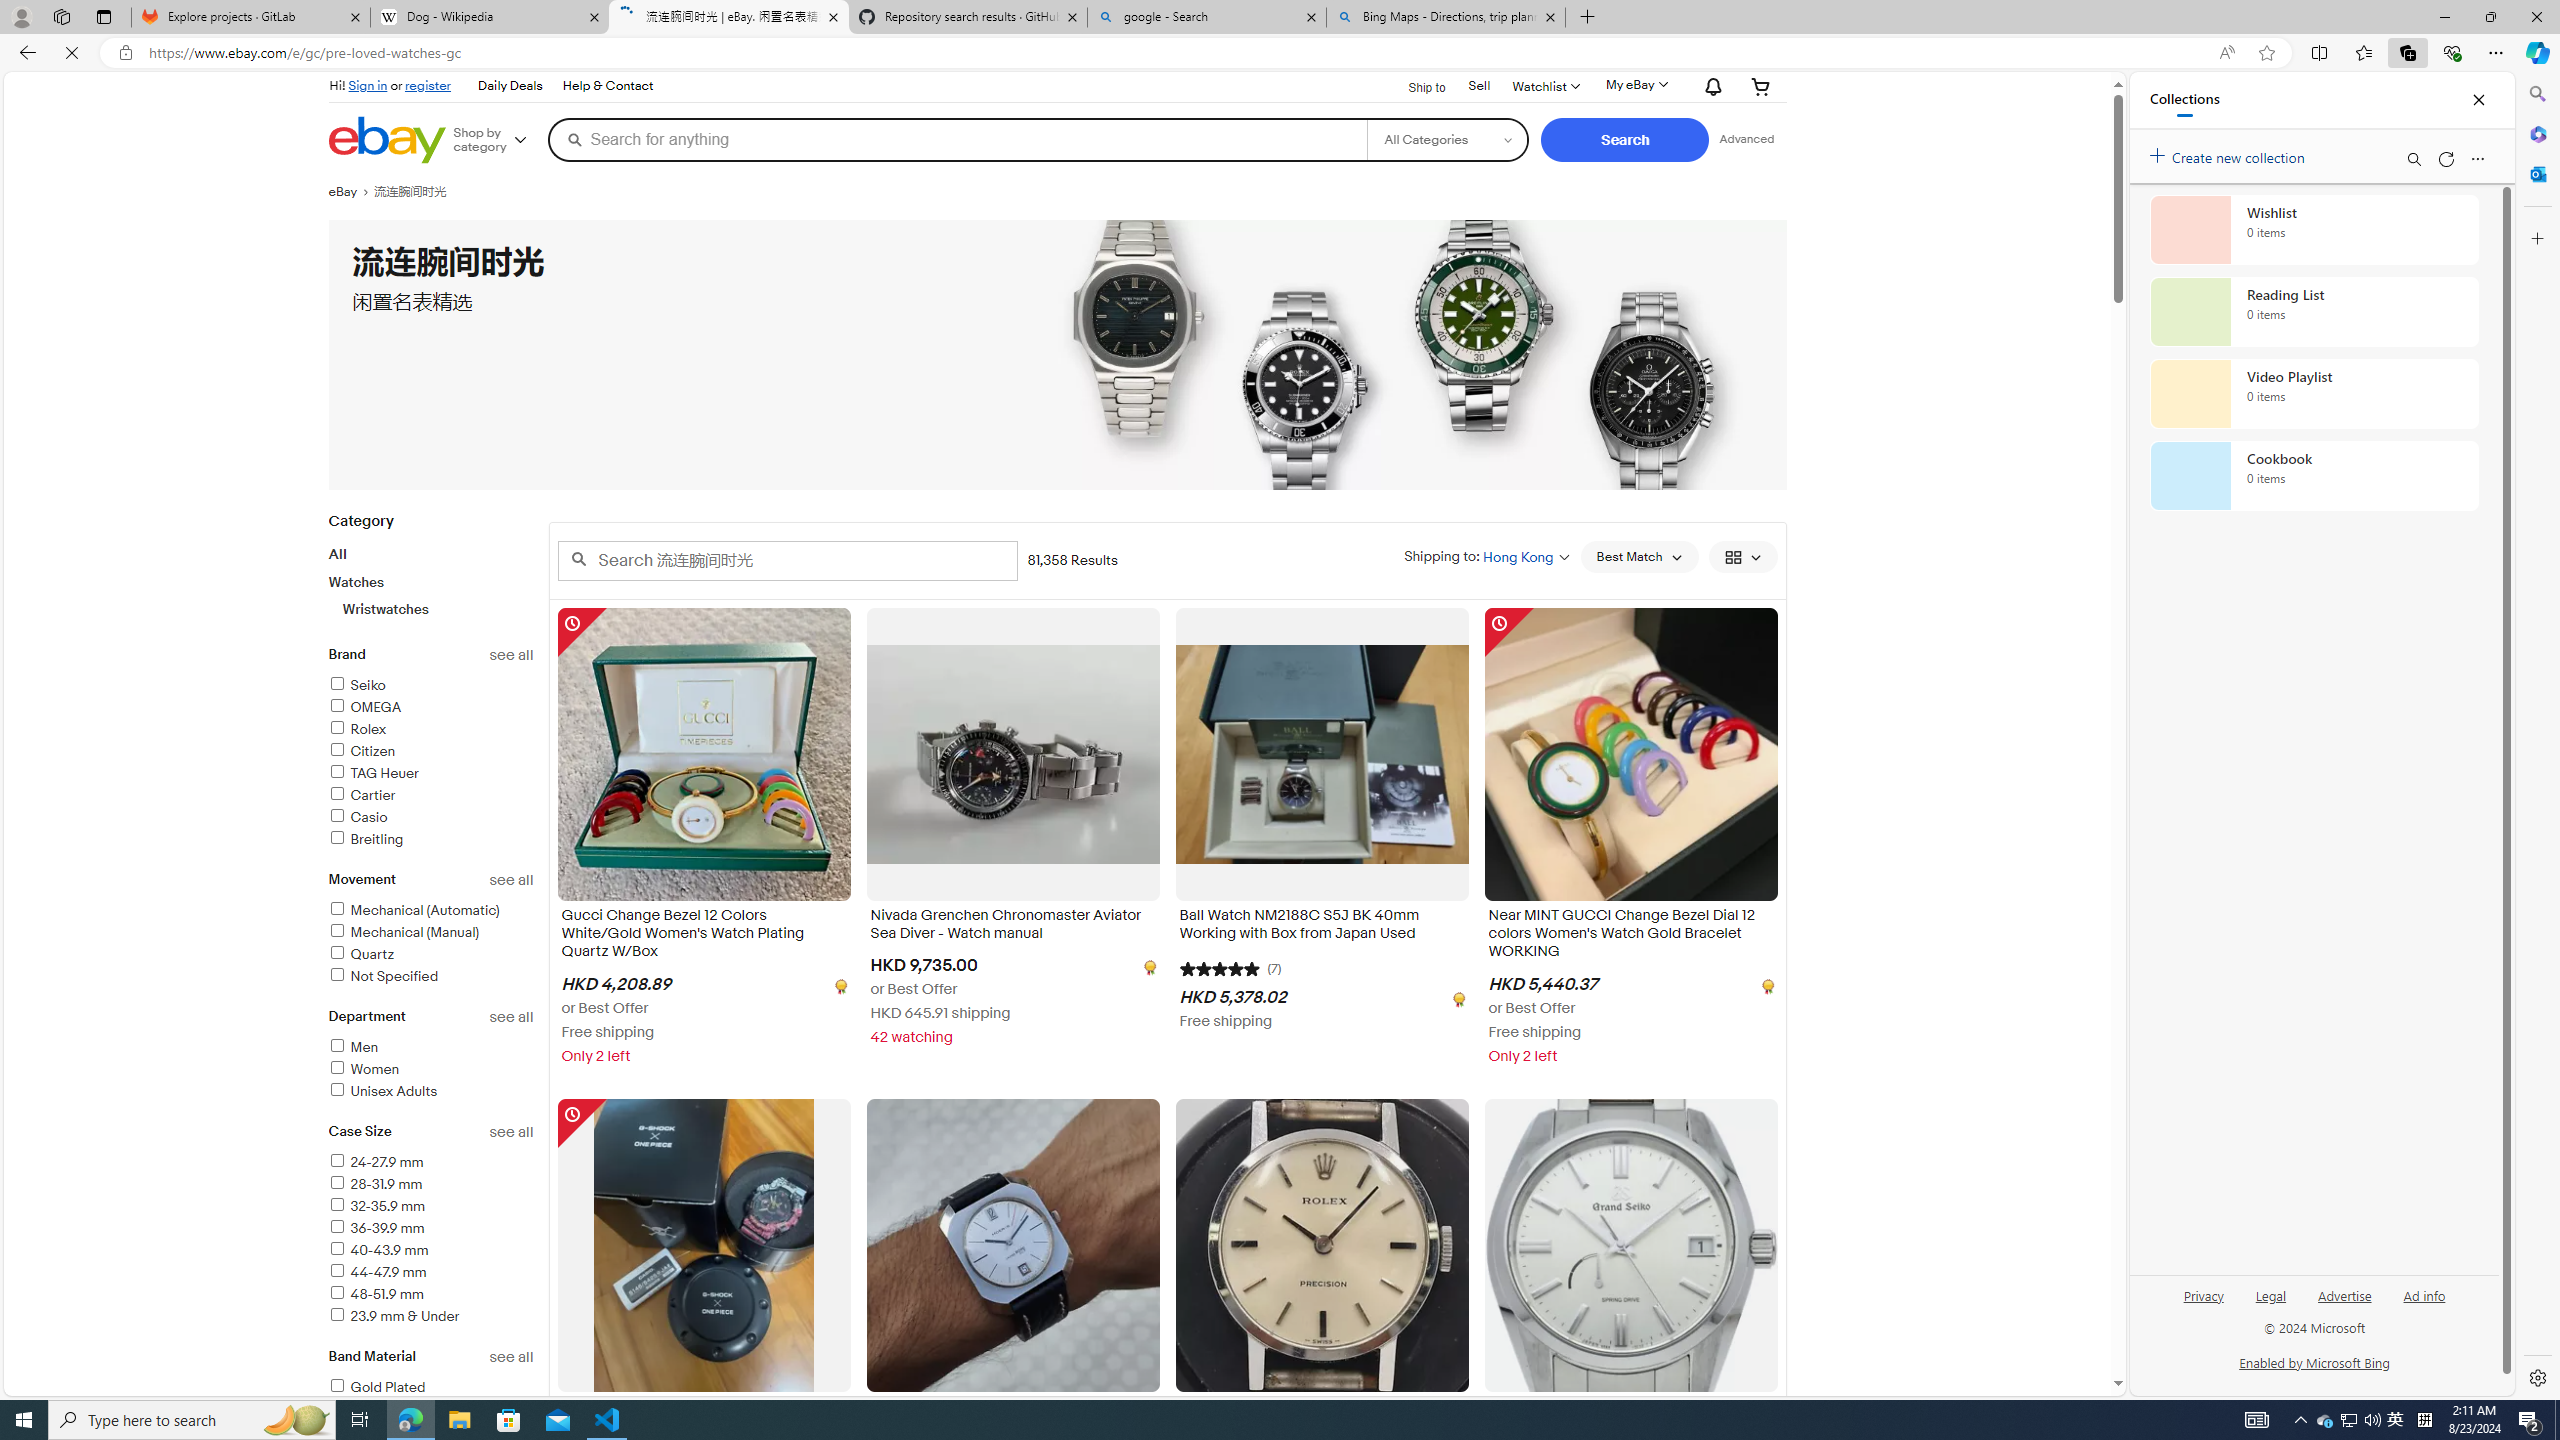 This screenshot has height=1440, width=2560. I want to click on 'Advertise', so click(2343, 1294).